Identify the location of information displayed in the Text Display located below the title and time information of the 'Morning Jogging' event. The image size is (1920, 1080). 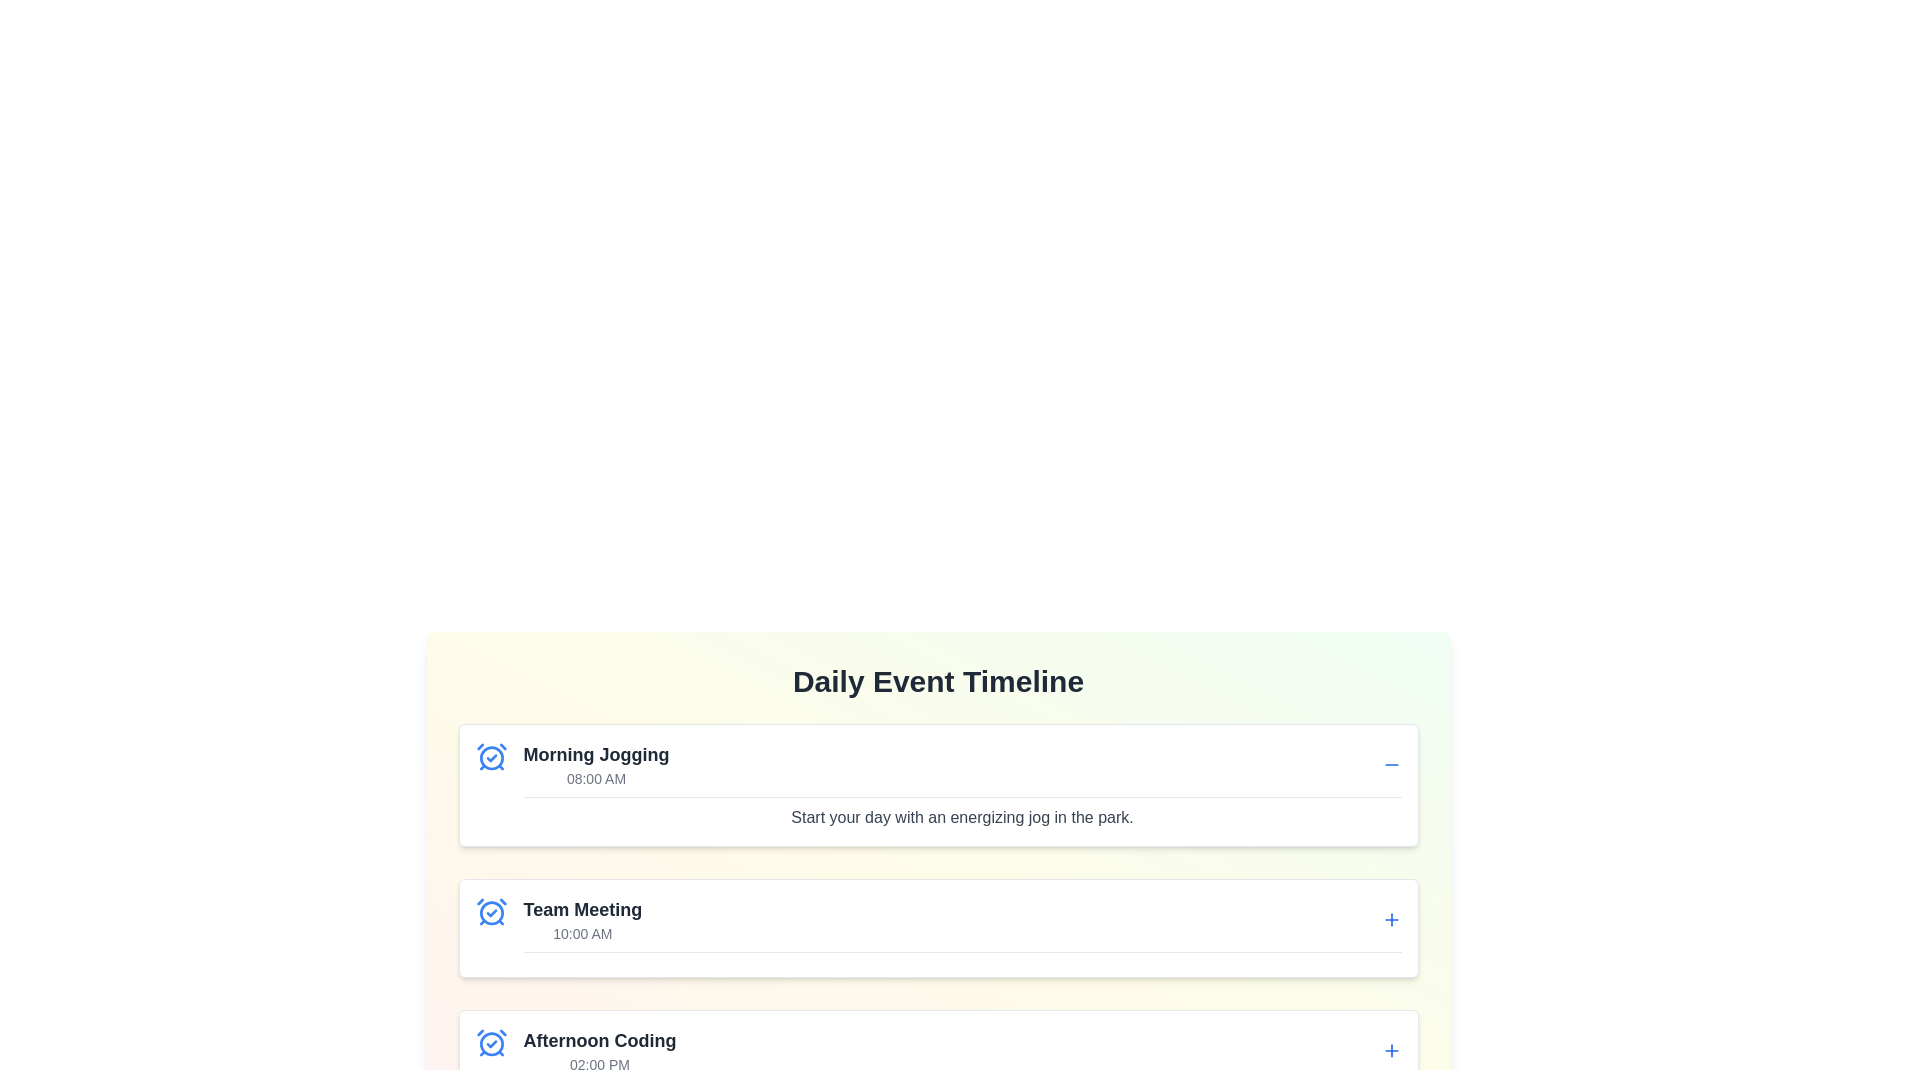
(962, 817).